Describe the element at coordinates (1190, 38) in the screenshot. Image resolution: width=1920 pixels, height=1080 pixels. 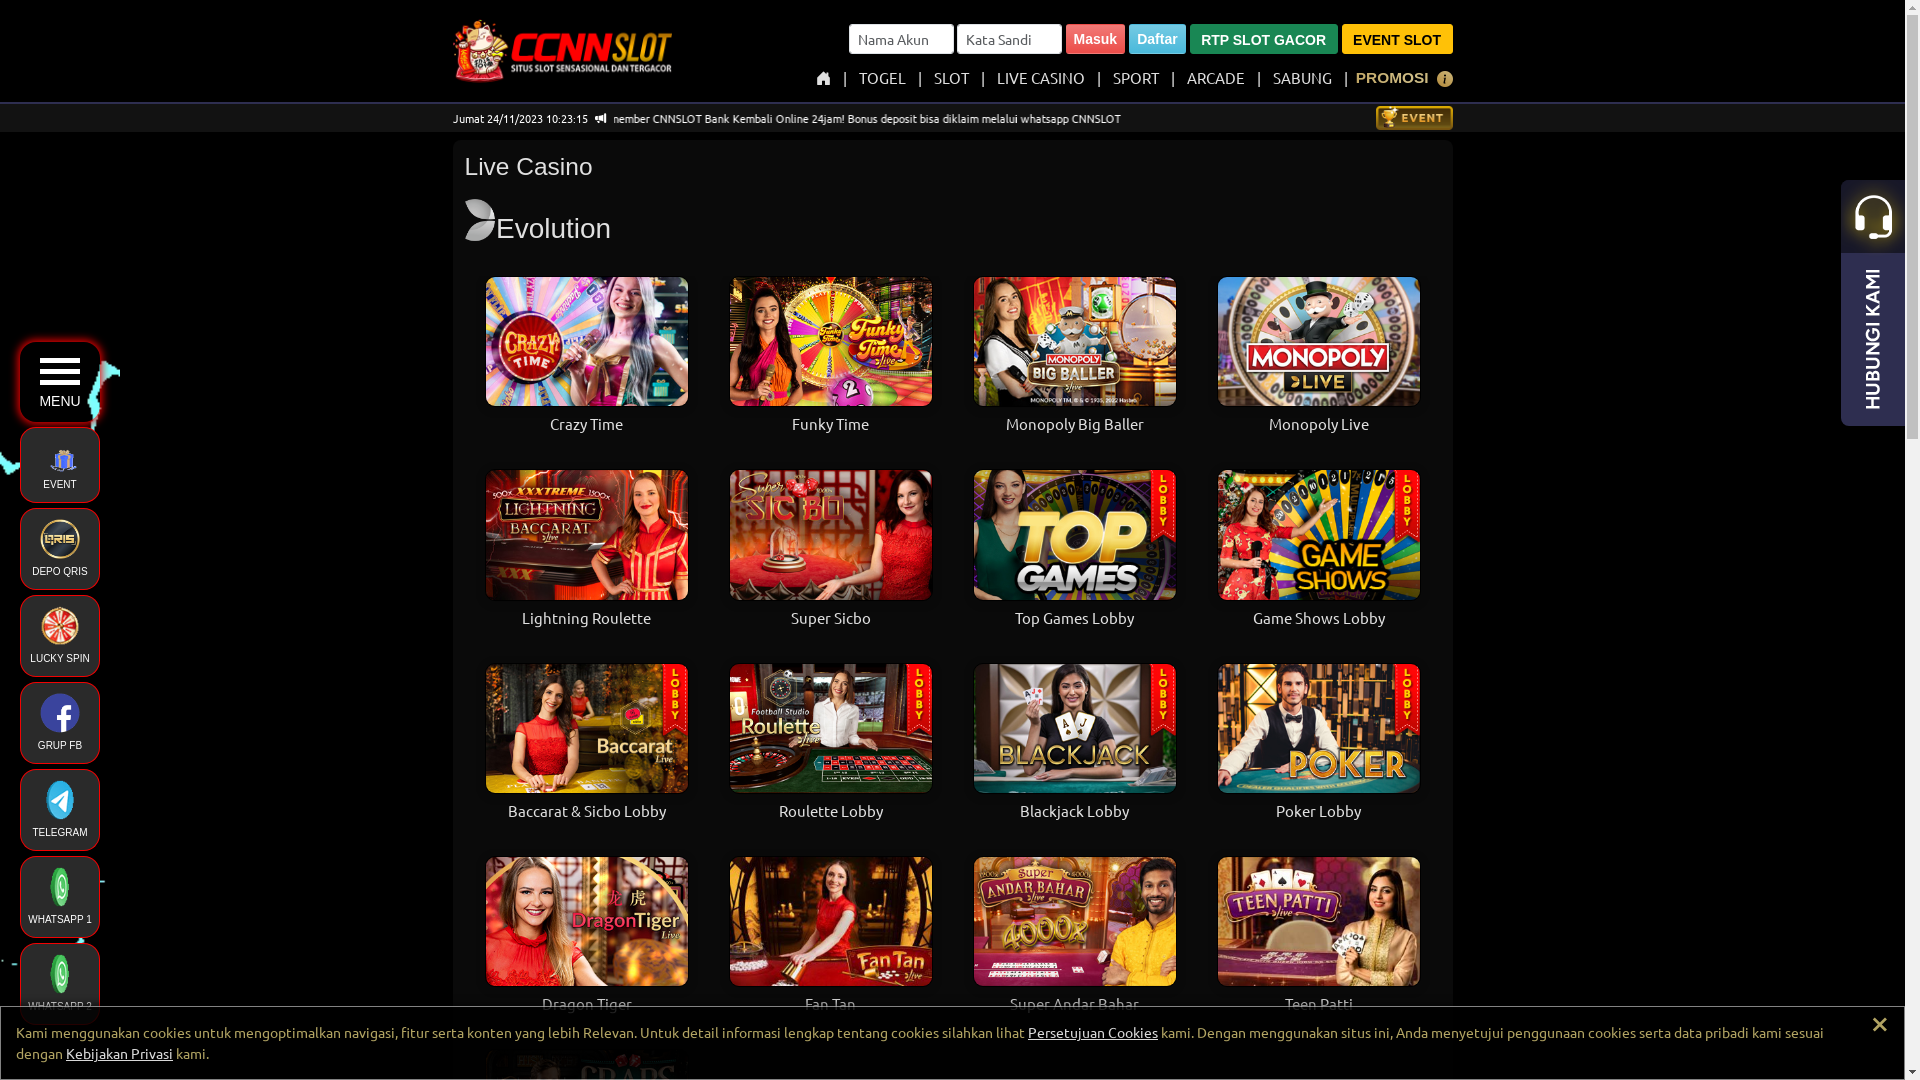
I see `'RTP SLOT GACOR'` at that location.